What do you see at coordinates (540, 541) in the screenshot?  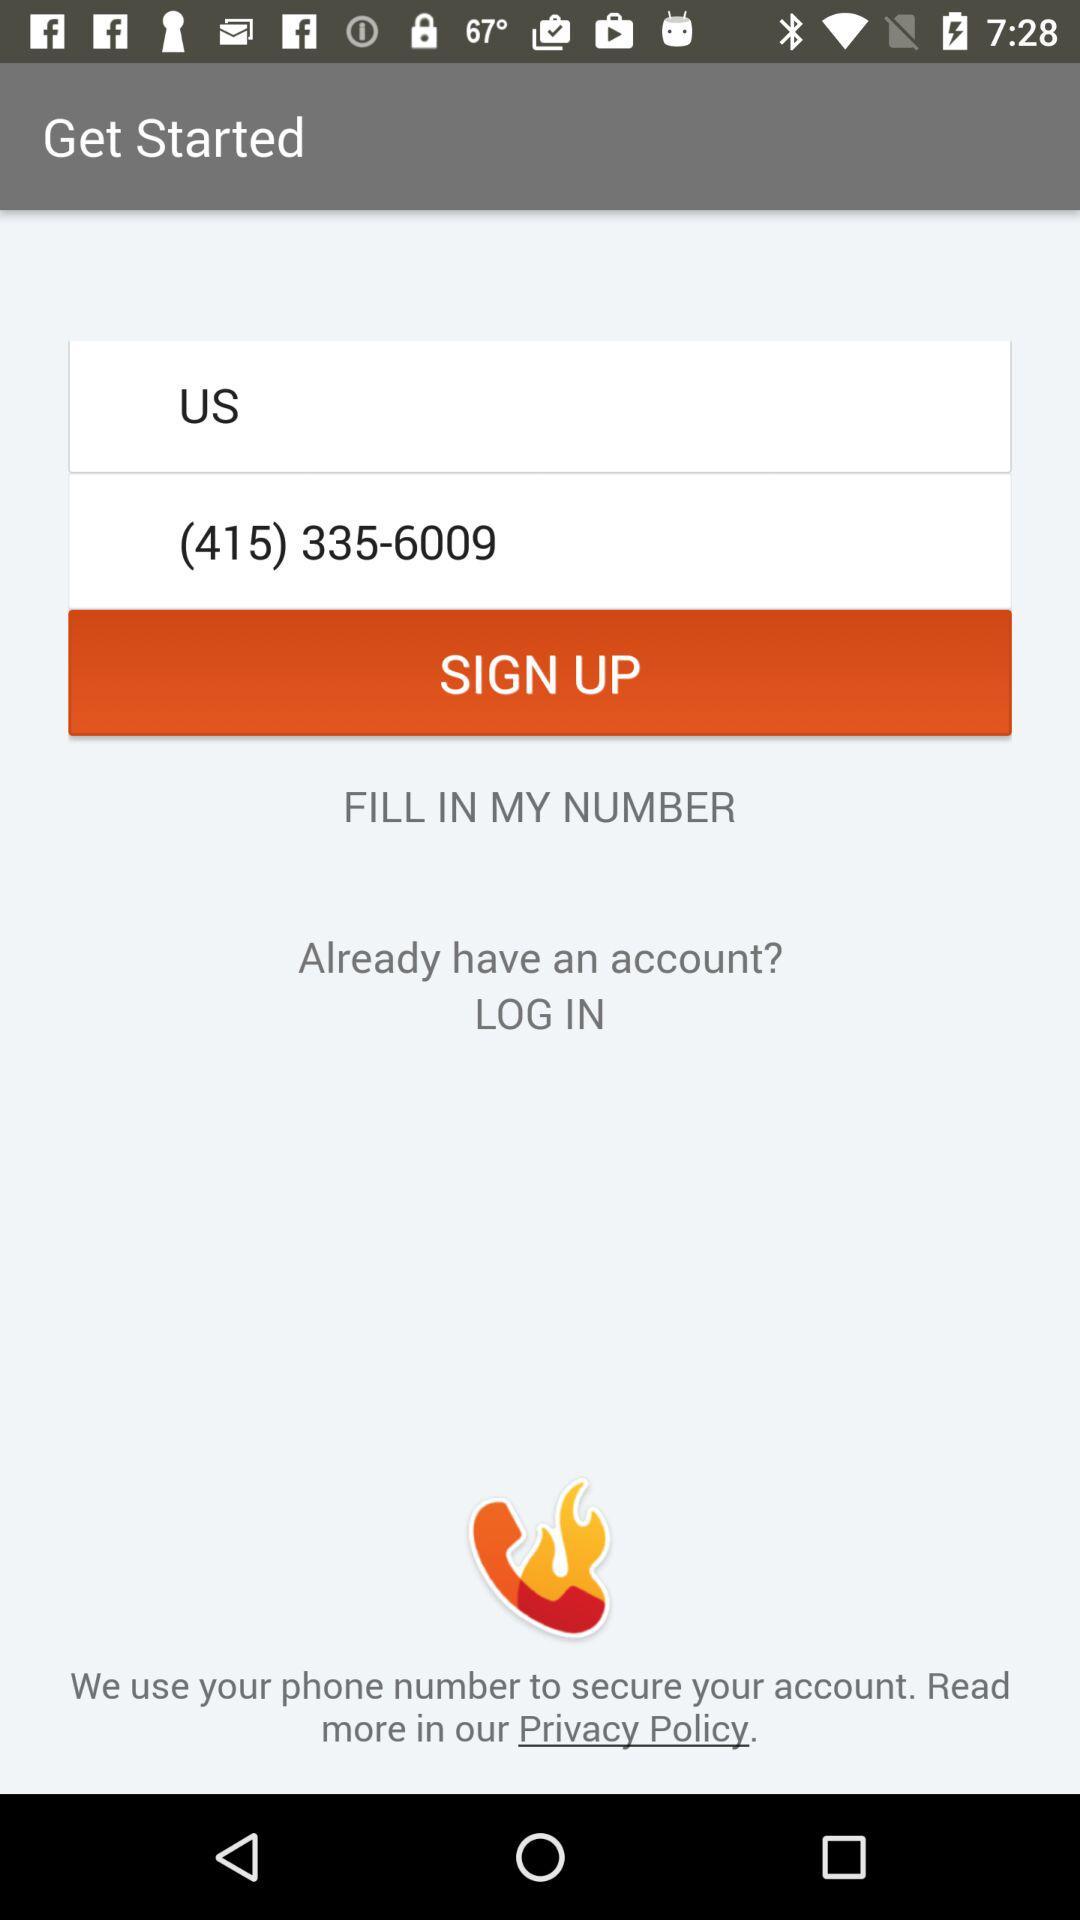 I see `the (415) 335-6009 icon` at bounding box center [540, 541].